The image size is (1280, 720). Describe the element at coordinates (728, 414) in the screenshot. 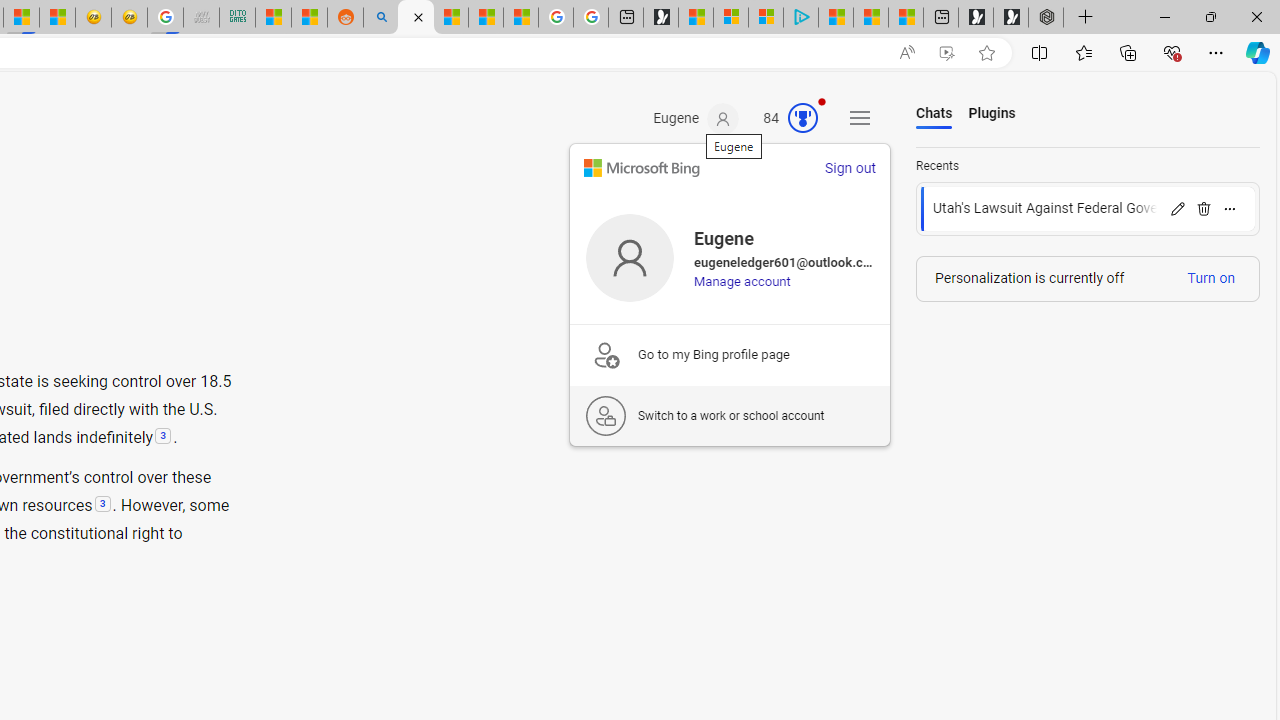

I see `'Switch to a work or school account'` at that location.